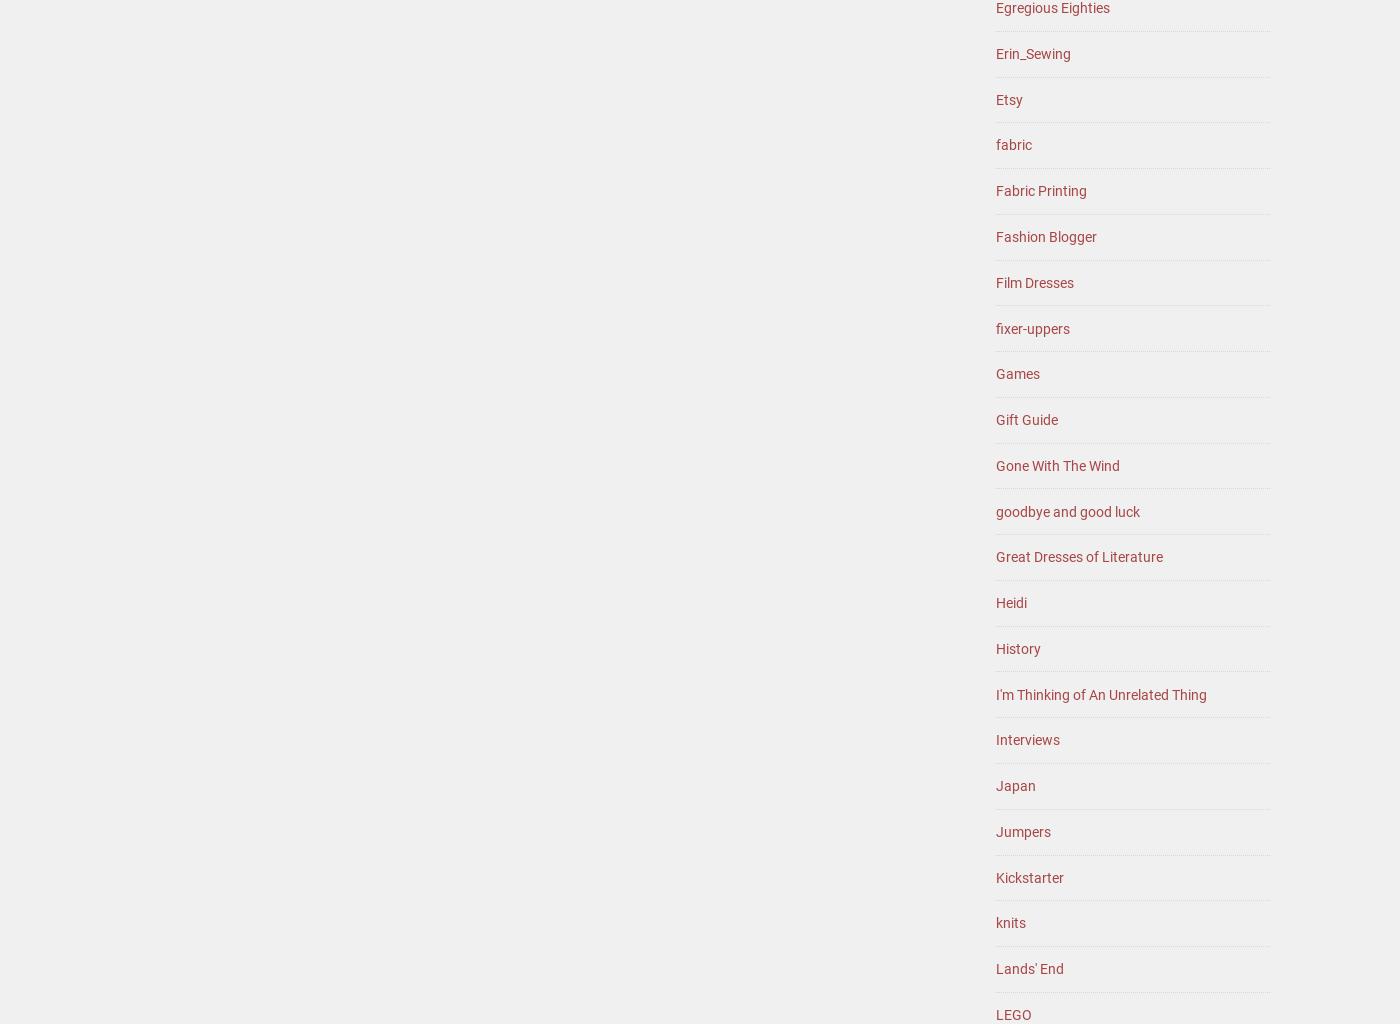 This screenshot has height=1024, width=1400. What do you see at coordinates (995, 326) in the screenshot?
I see `'fixer-uppers'` at bounding box center [995, 326].